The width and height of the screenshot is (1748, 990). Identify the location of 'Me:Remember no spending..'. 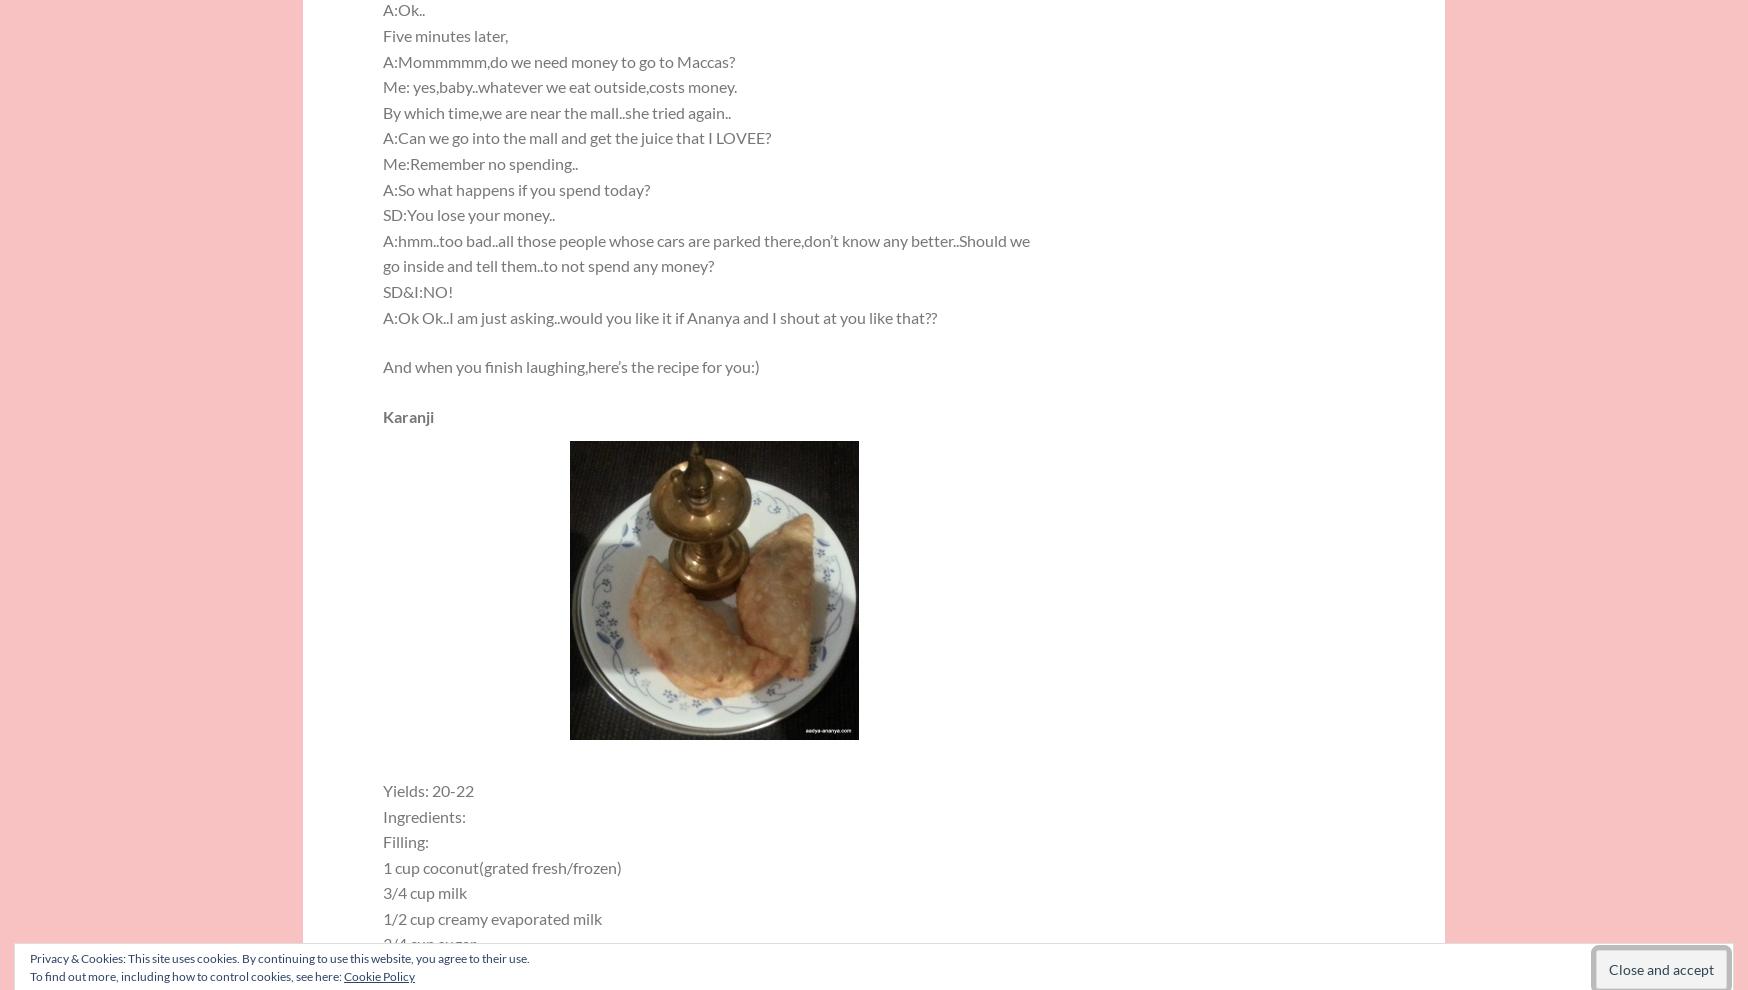
(479, 162).